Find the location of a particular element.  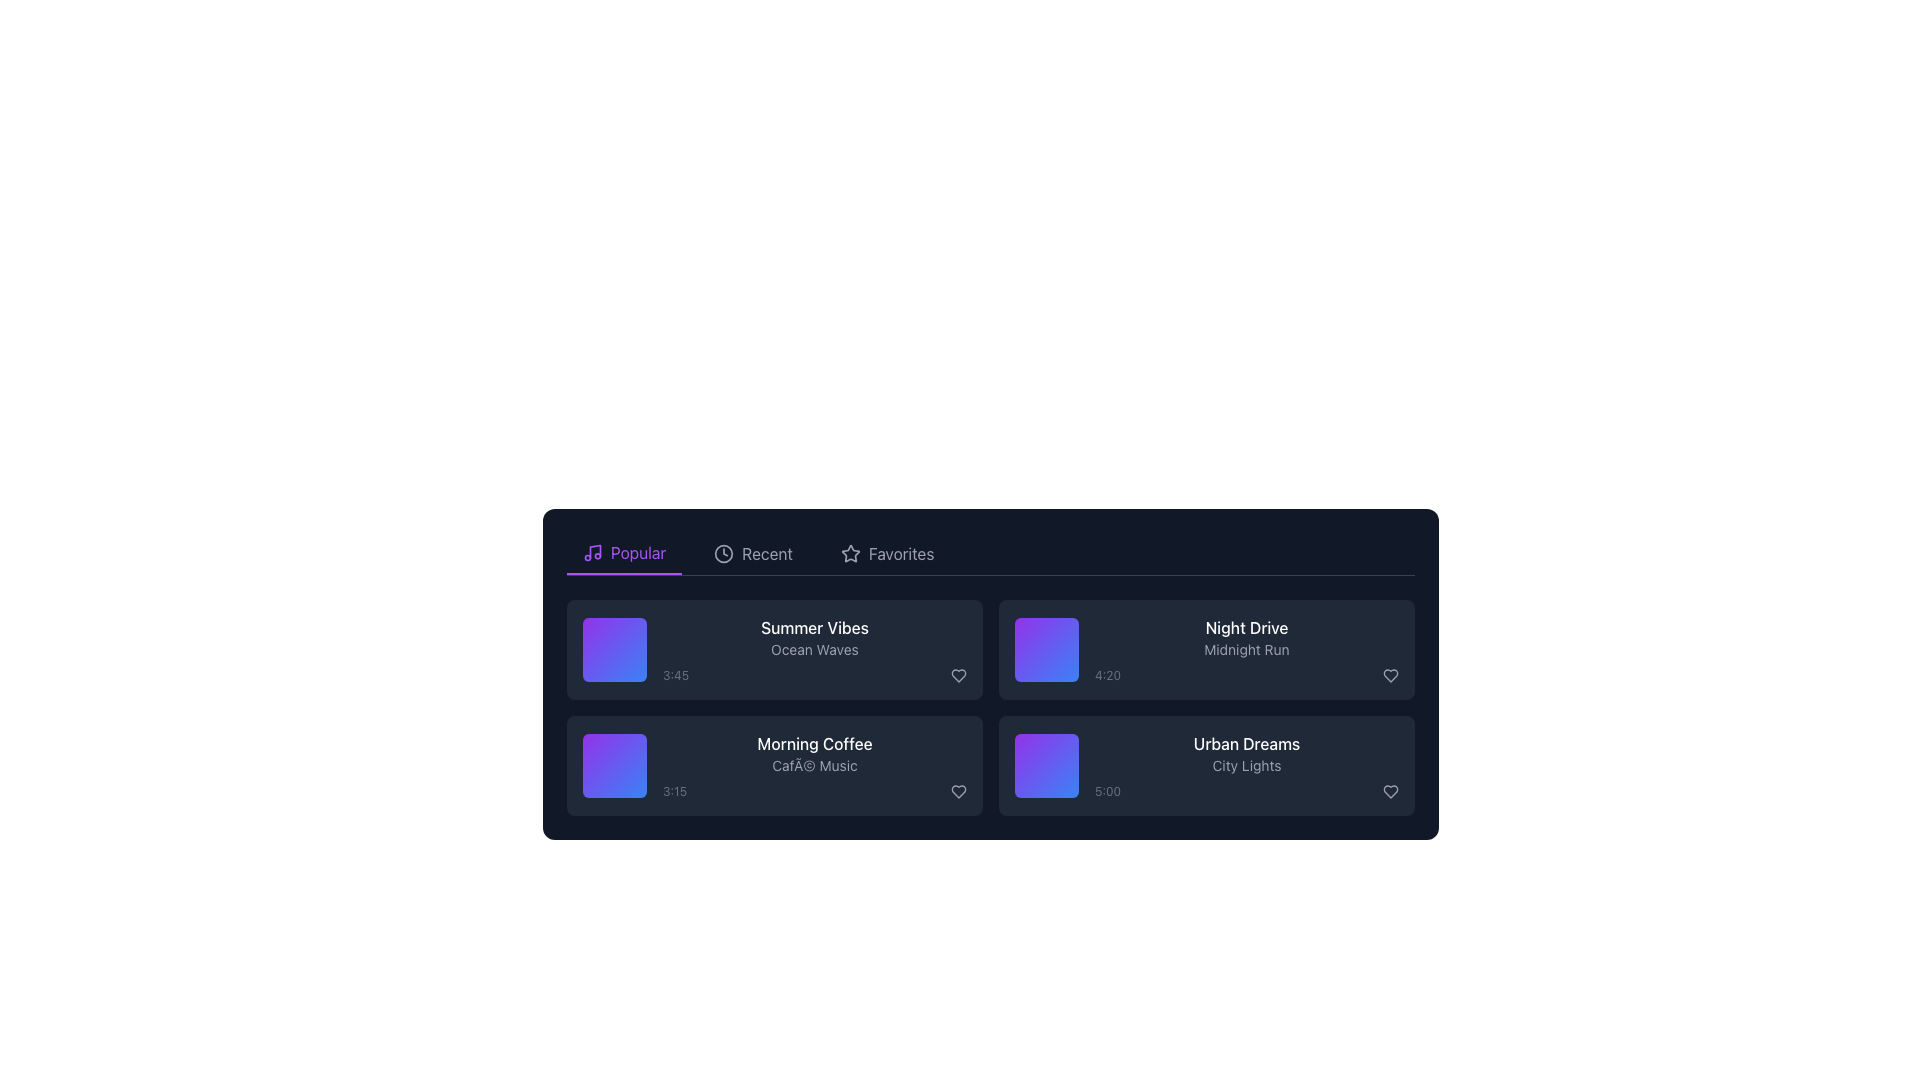

the favorite toggle icon located in the bottom-right corner of the second item in the left column of the grid layout beneath the 'Popular' tab is located at coordinates (958, 790).